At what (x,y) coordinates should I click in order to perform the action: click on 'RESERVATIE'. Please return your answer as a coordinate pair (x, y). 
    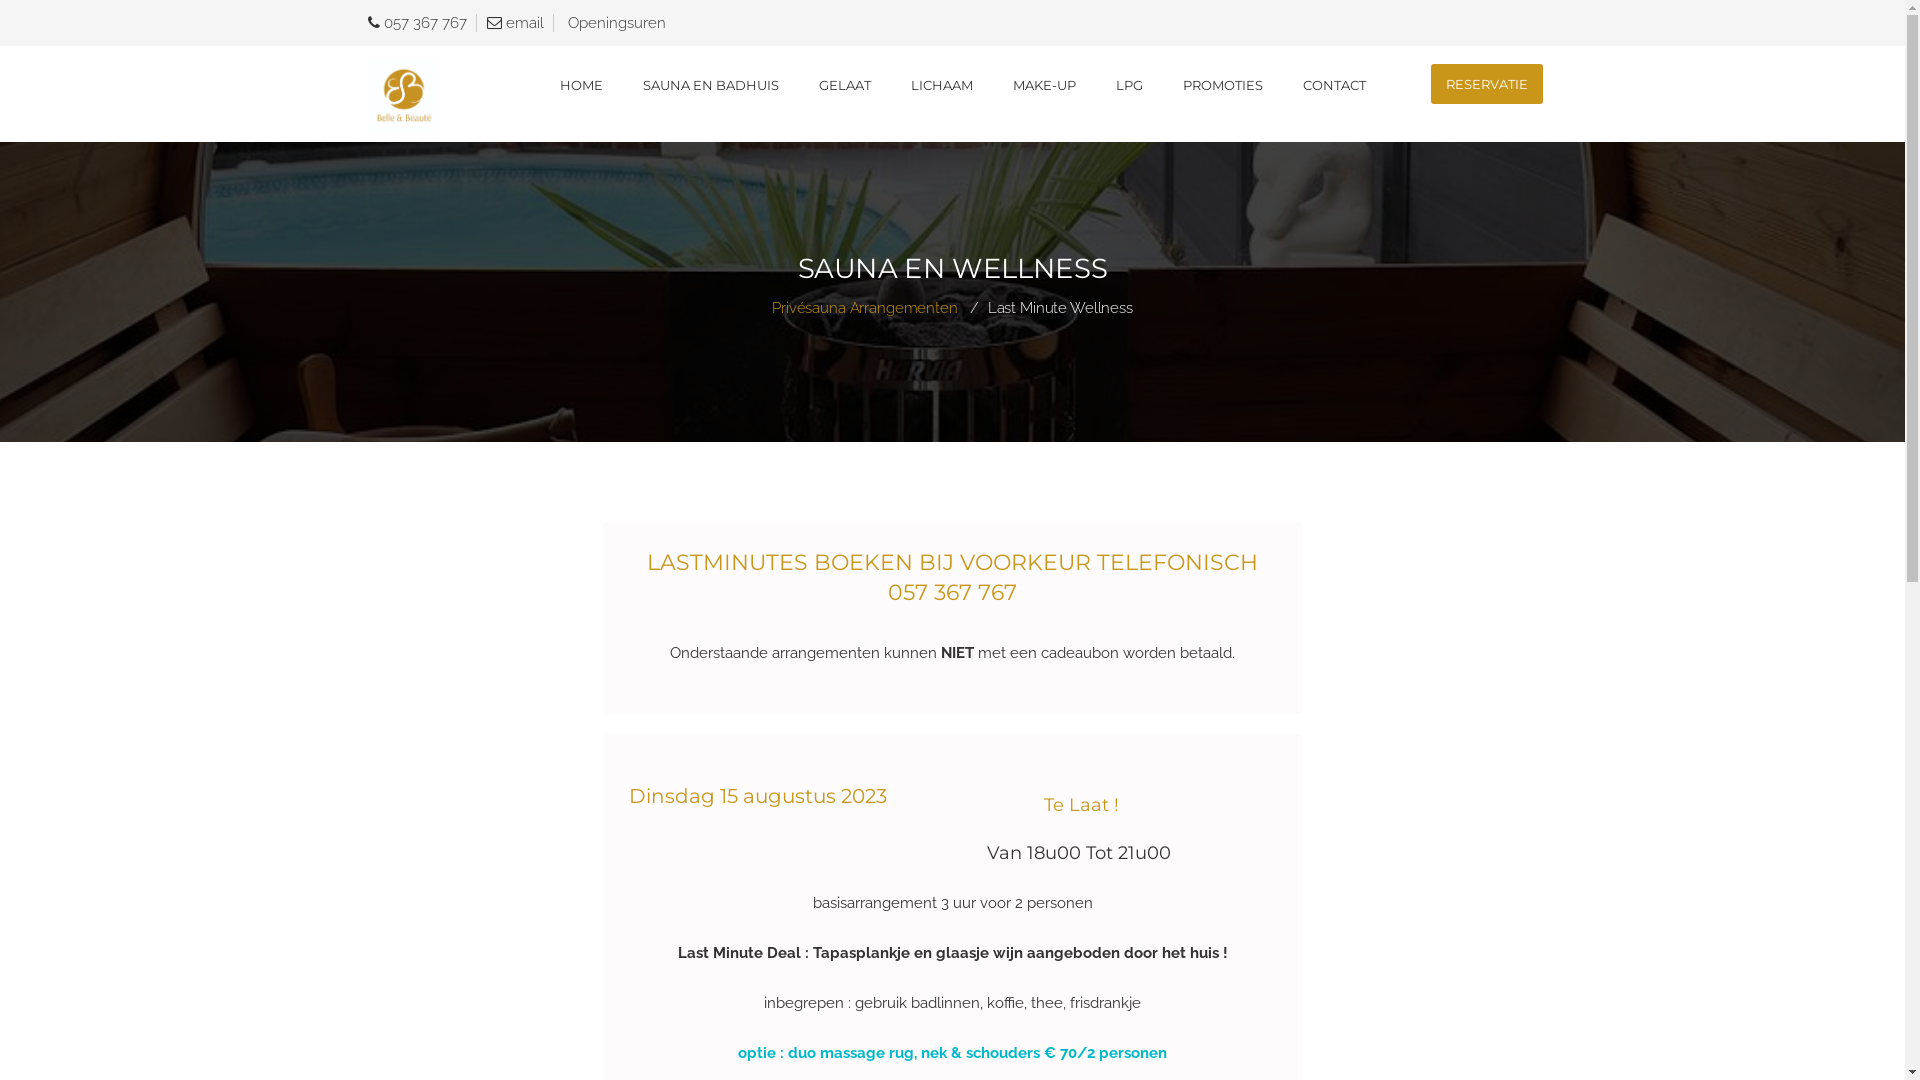
    Looking at the image, I should click on (1486, 93).